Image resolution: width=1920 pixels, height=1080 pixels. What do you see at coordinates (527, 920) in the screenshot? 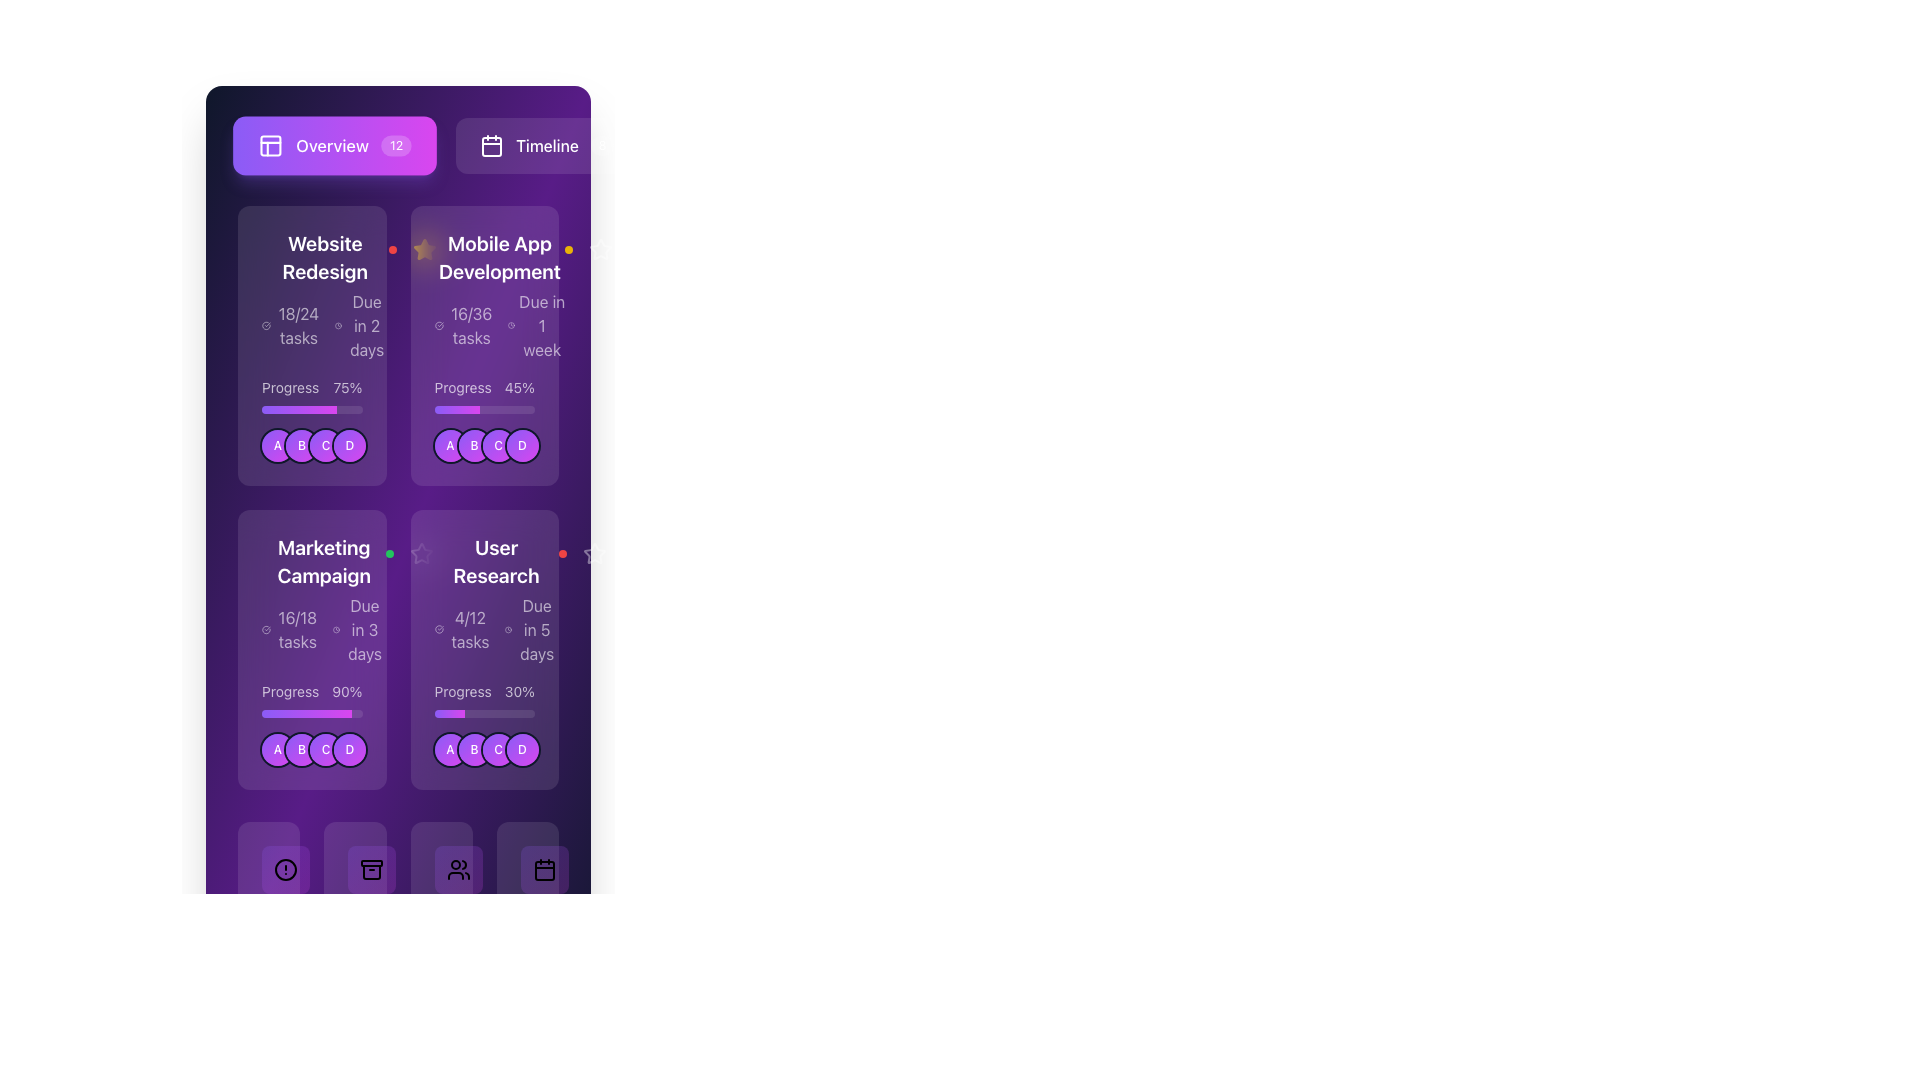
I see `the Navigation Button located at the far right end of the bottom navigation bar` at bounding box center [527, 920].